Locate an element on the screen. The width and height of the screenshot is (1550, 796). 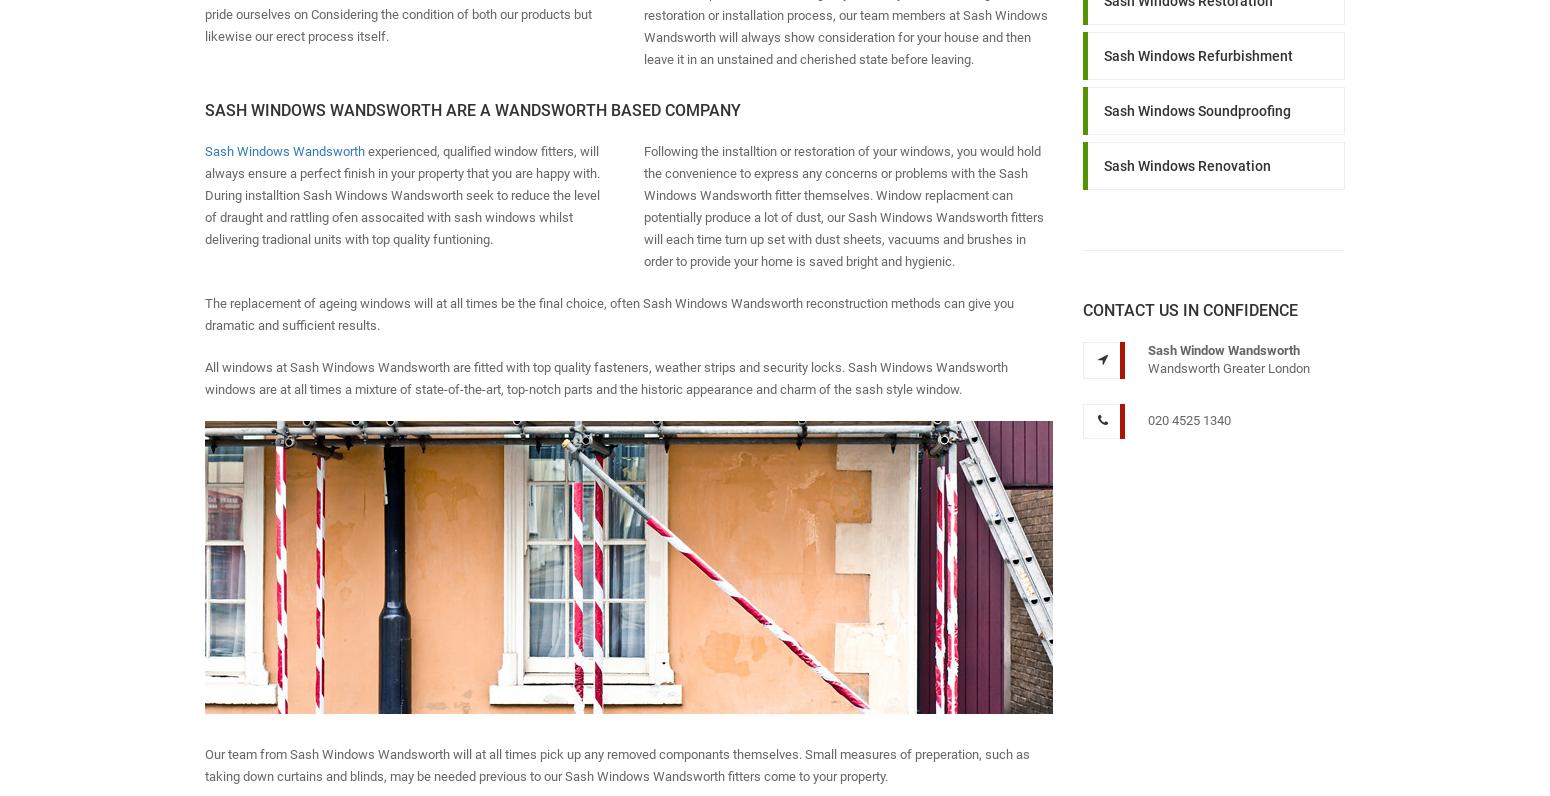
'Contact us in Confidence' is located at coordinates (1189, 309).